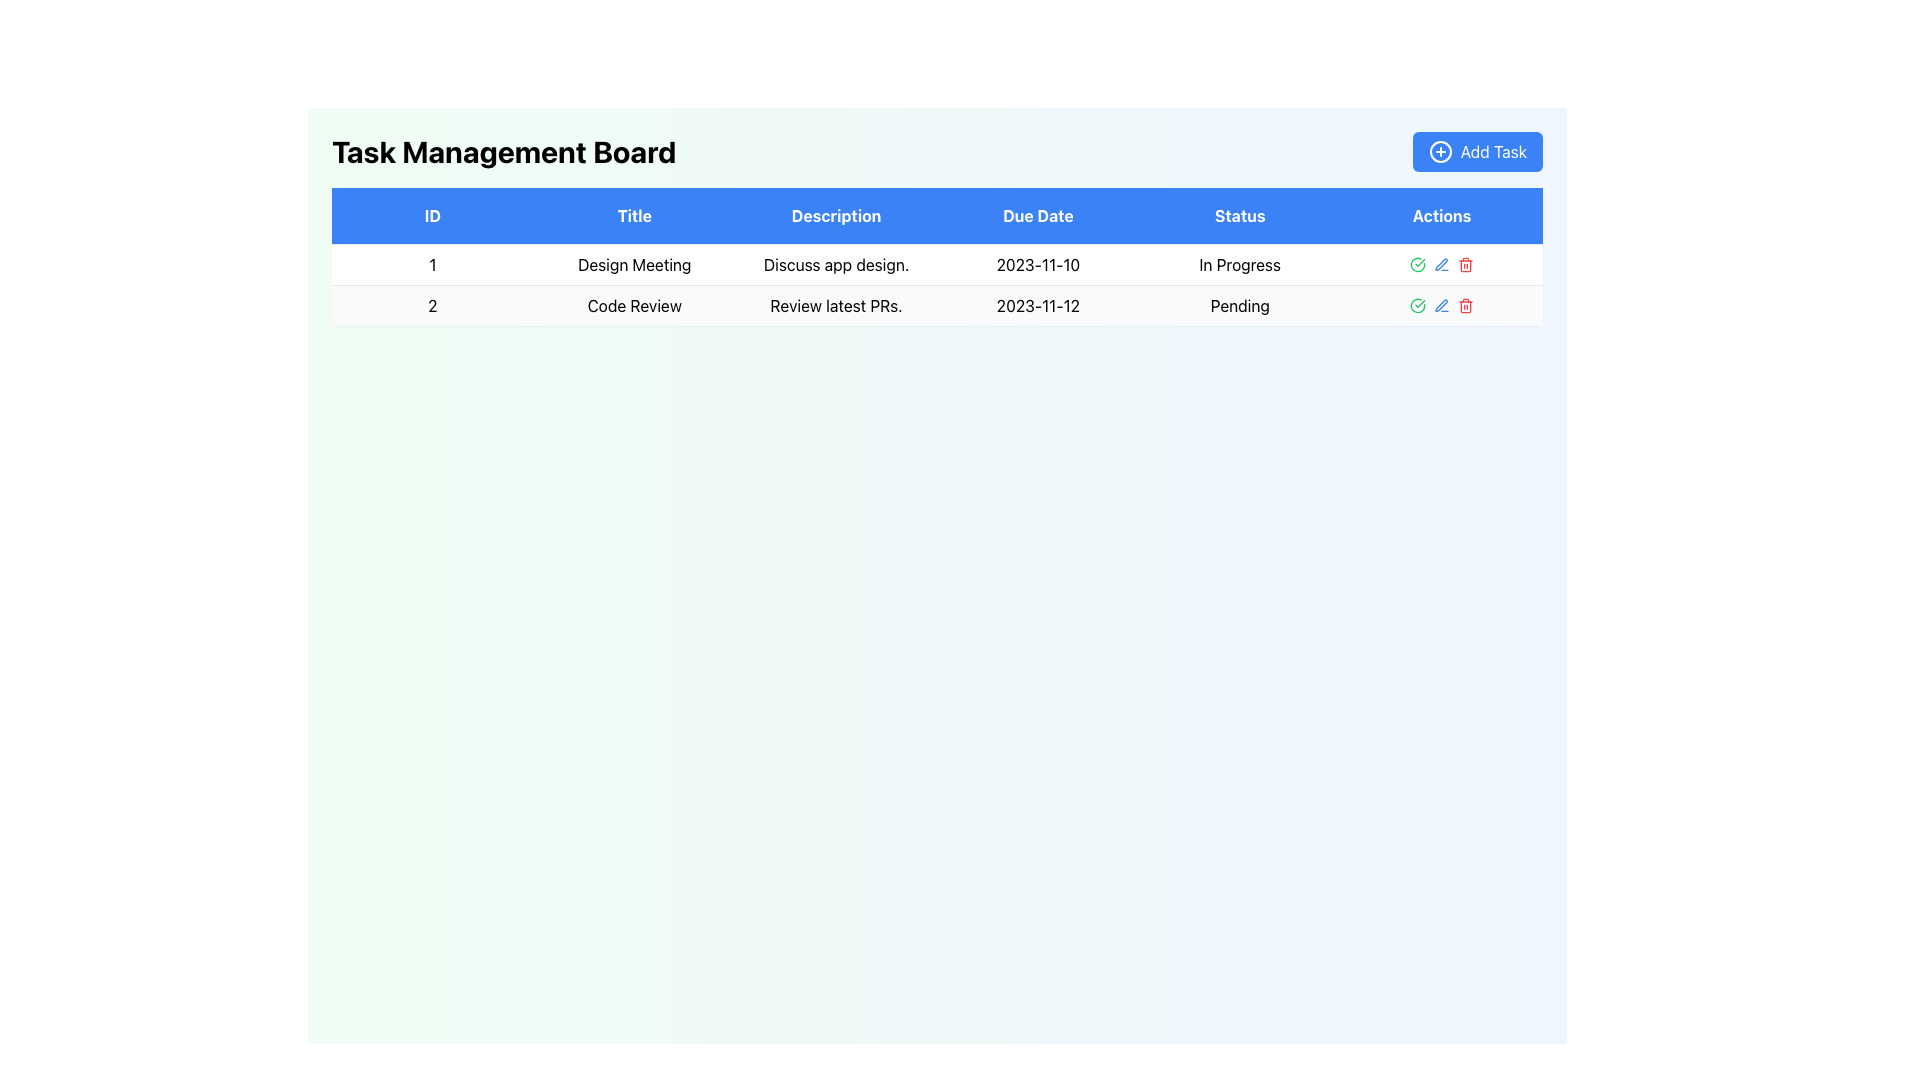  I want to click on the Icon Button located in the 'Actions' column of the second row in the table, so click(1417, 264).